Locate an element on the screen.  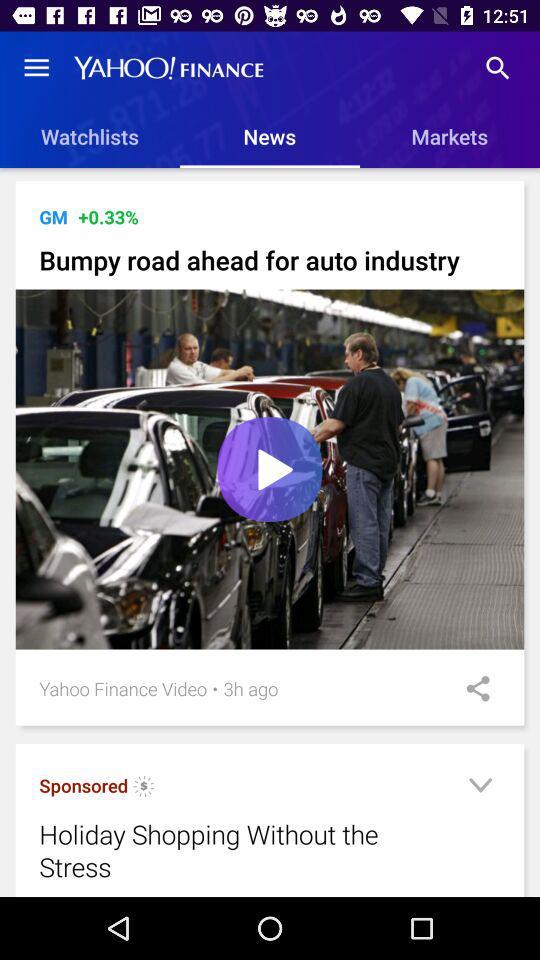
icon below the yahoo finance video icon is located at coordinates (82, 785).